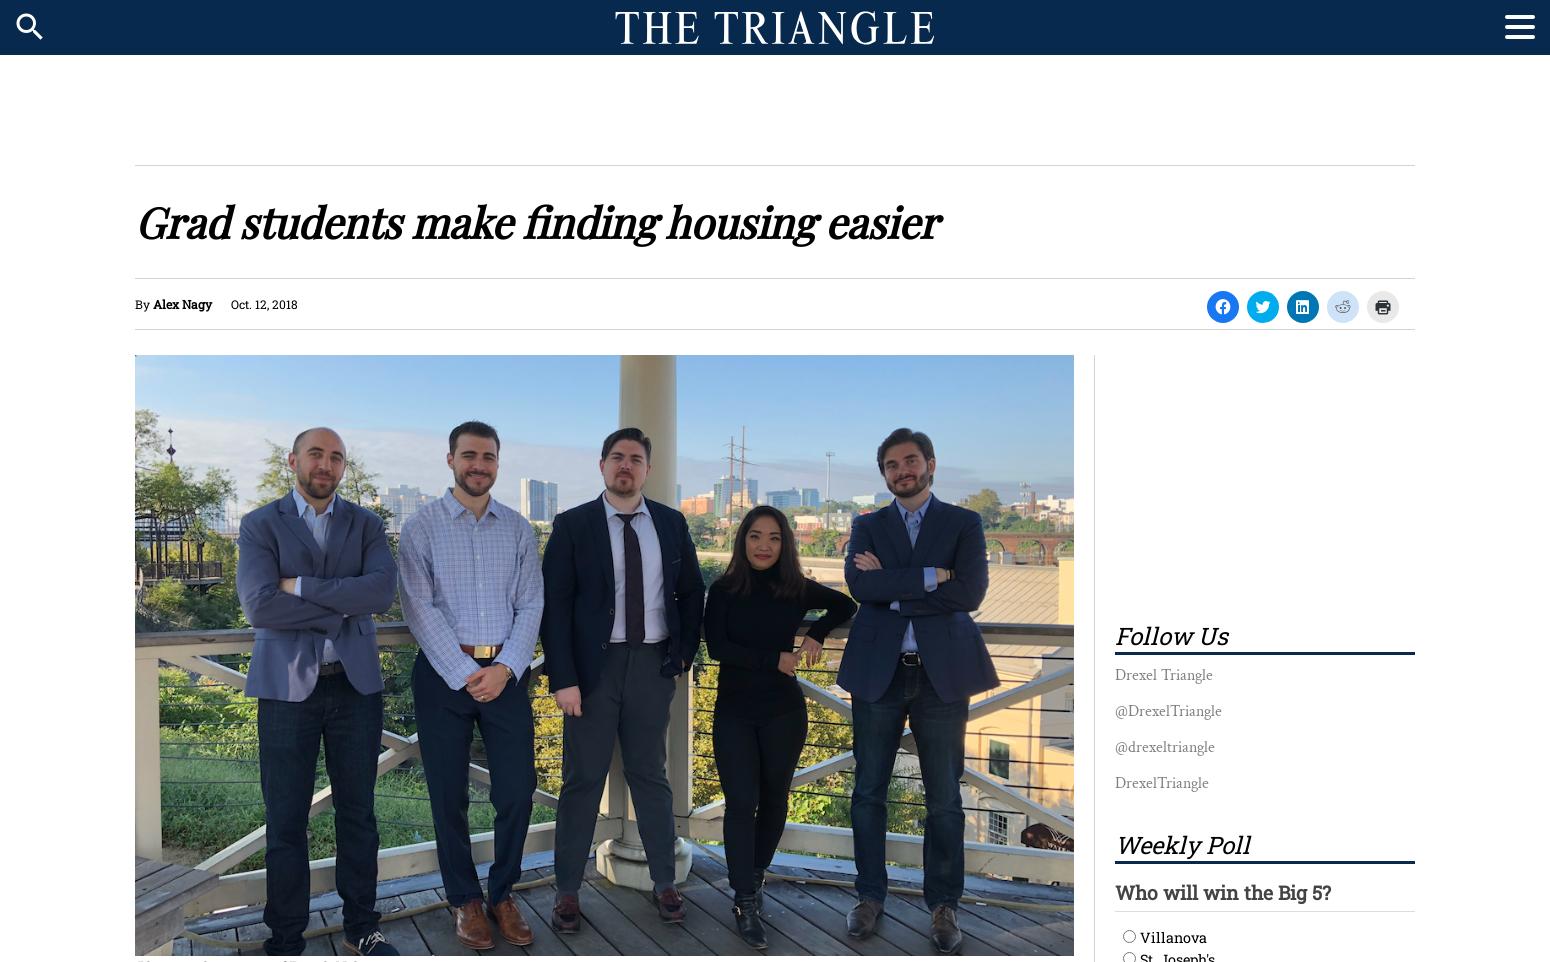 Image resolution: width=1550 pixels, height=962 pixels. I want to click on 'search', so click(29, 26).